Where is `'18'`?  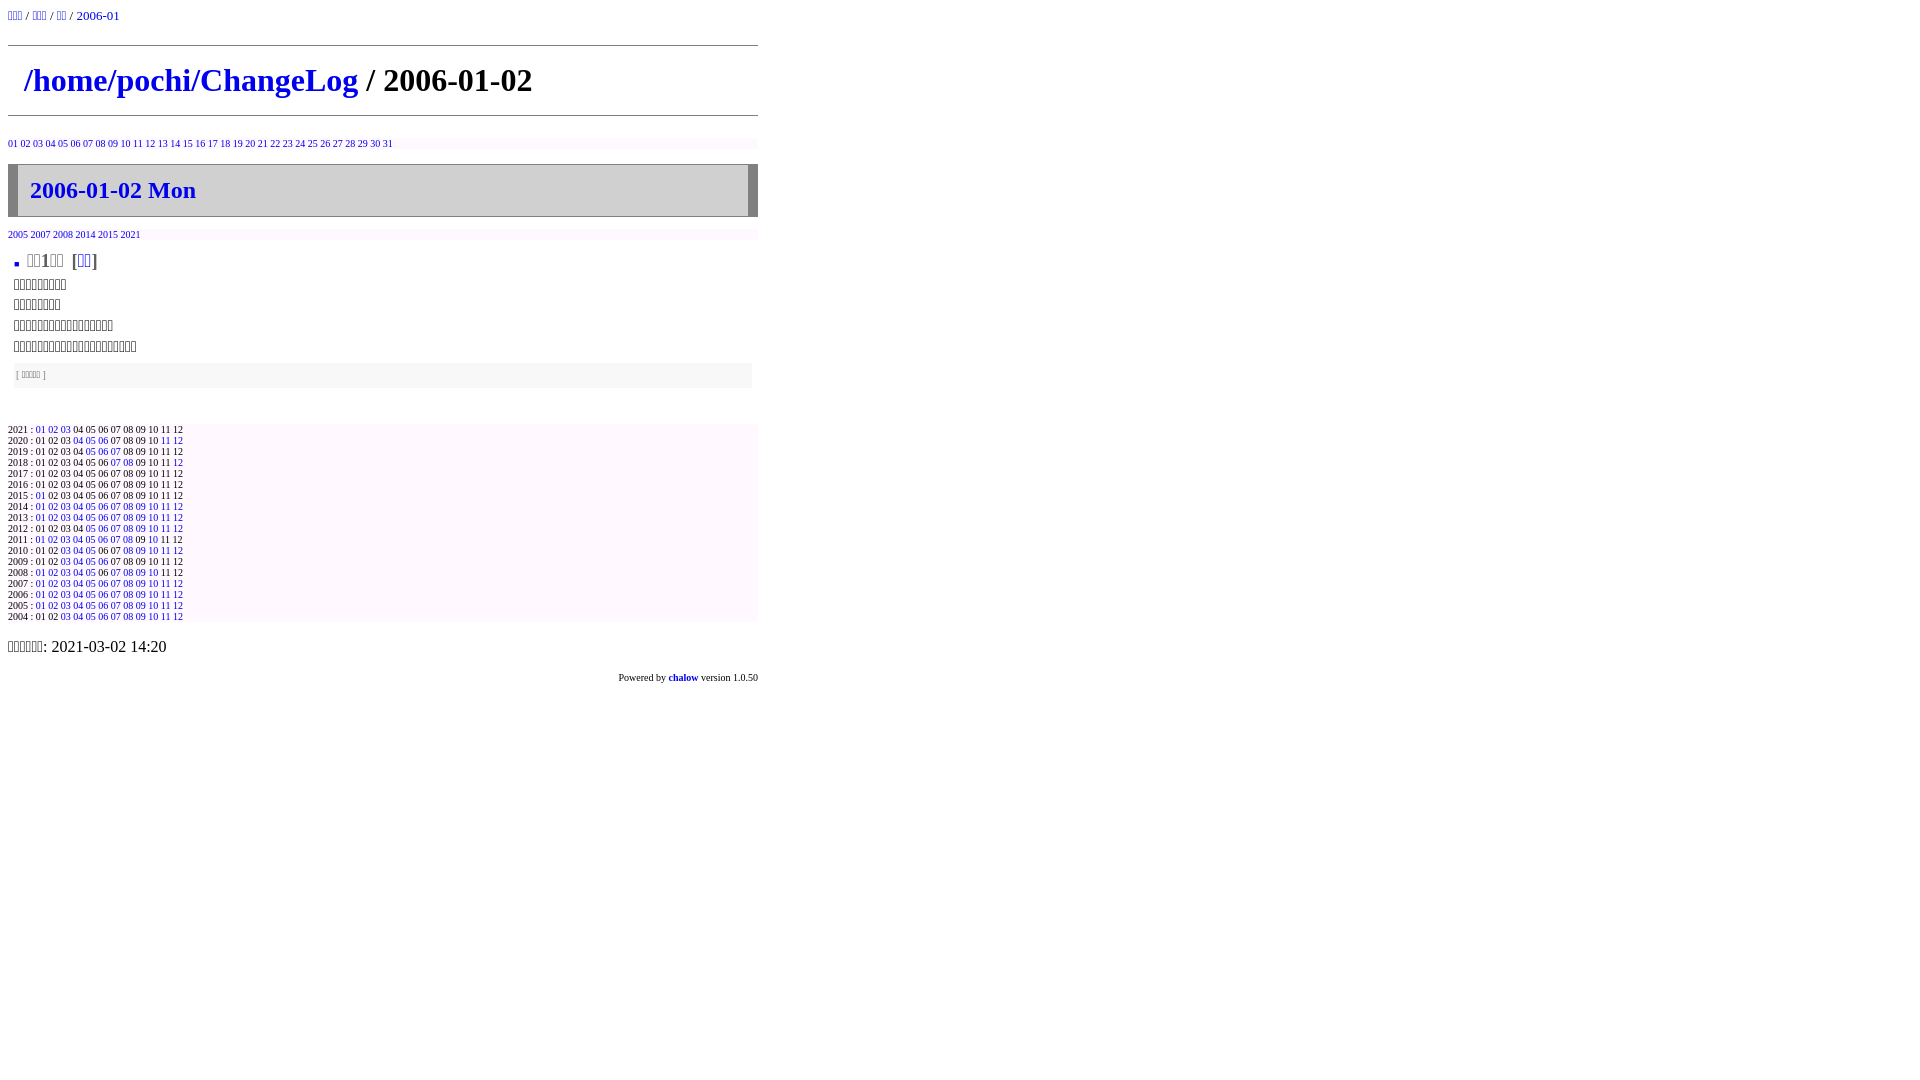 '18' is located at coordinates (225, 142).